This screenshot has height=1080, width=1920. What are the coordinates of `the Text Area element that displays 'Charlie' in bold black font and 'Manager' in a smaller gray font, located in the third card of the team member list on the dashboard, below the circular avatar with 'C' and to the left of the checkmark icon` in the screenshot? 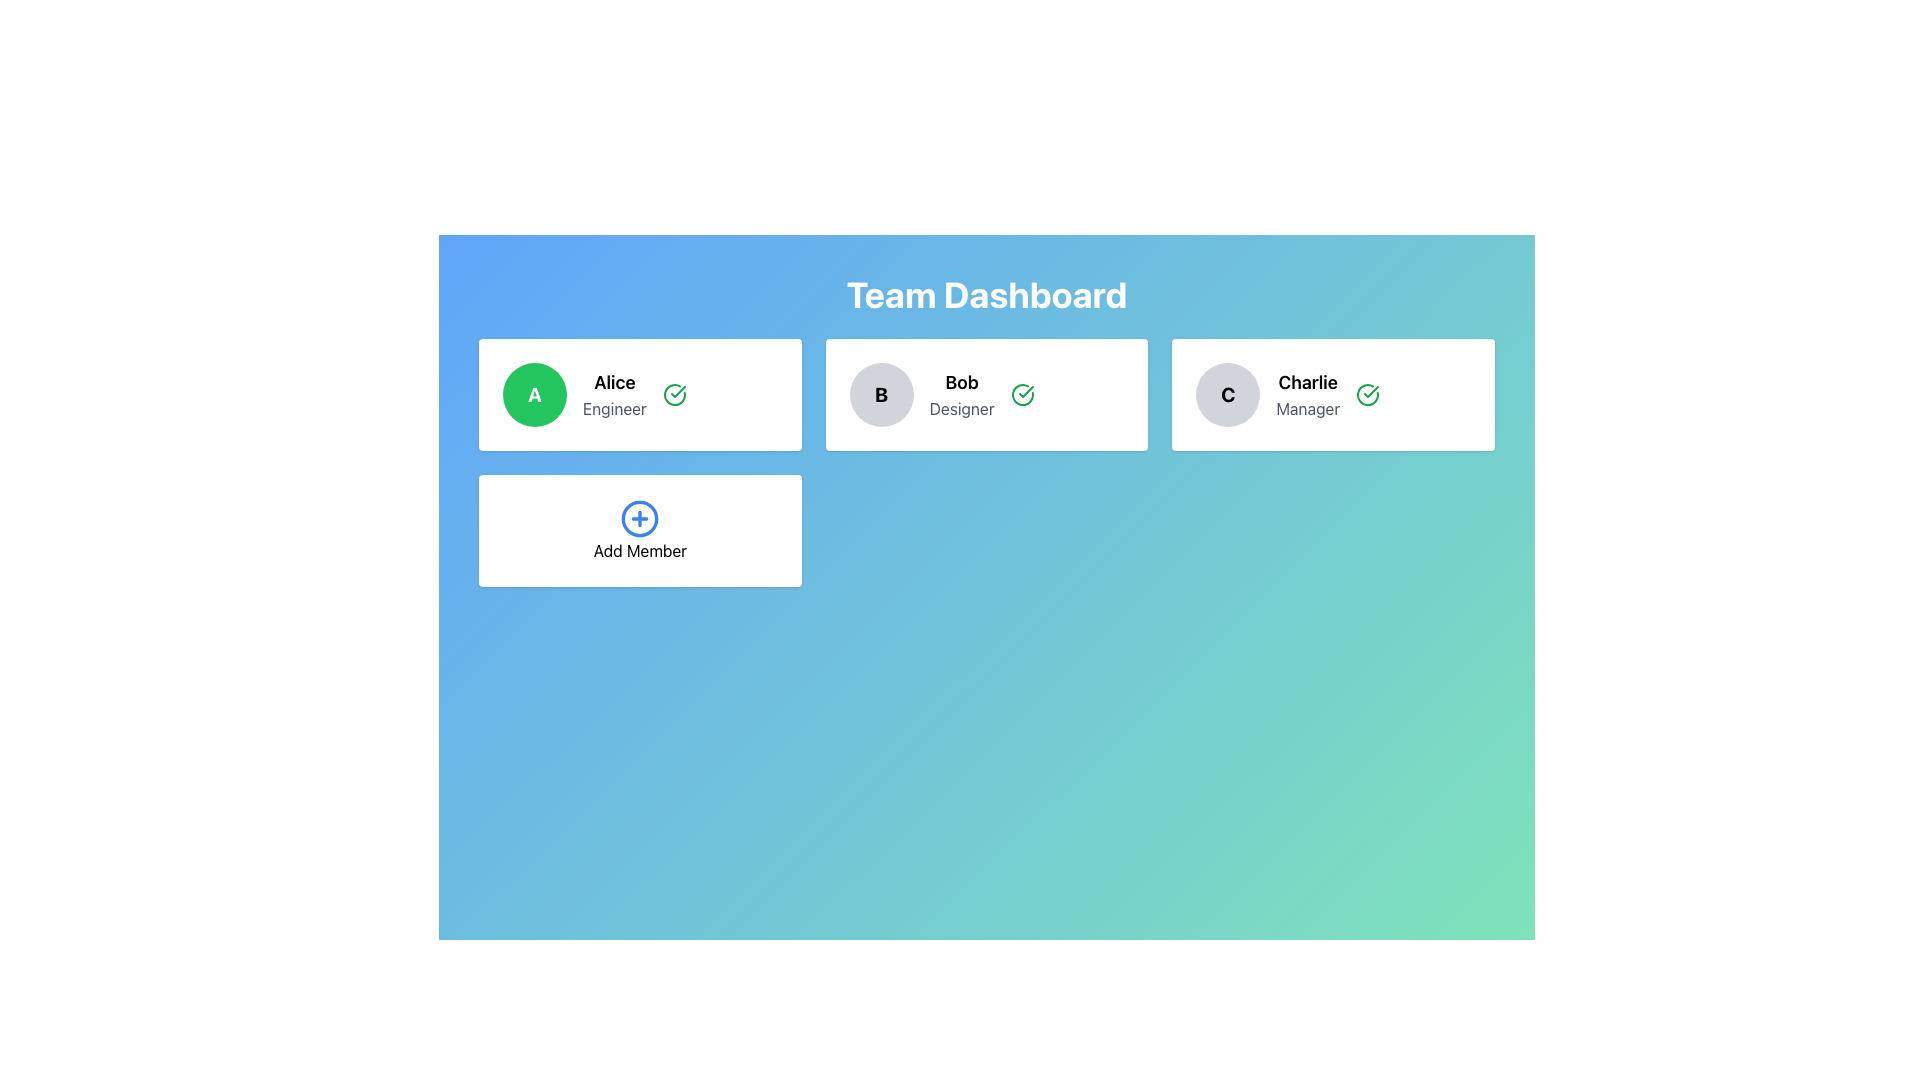 It's located at (1308, 394).